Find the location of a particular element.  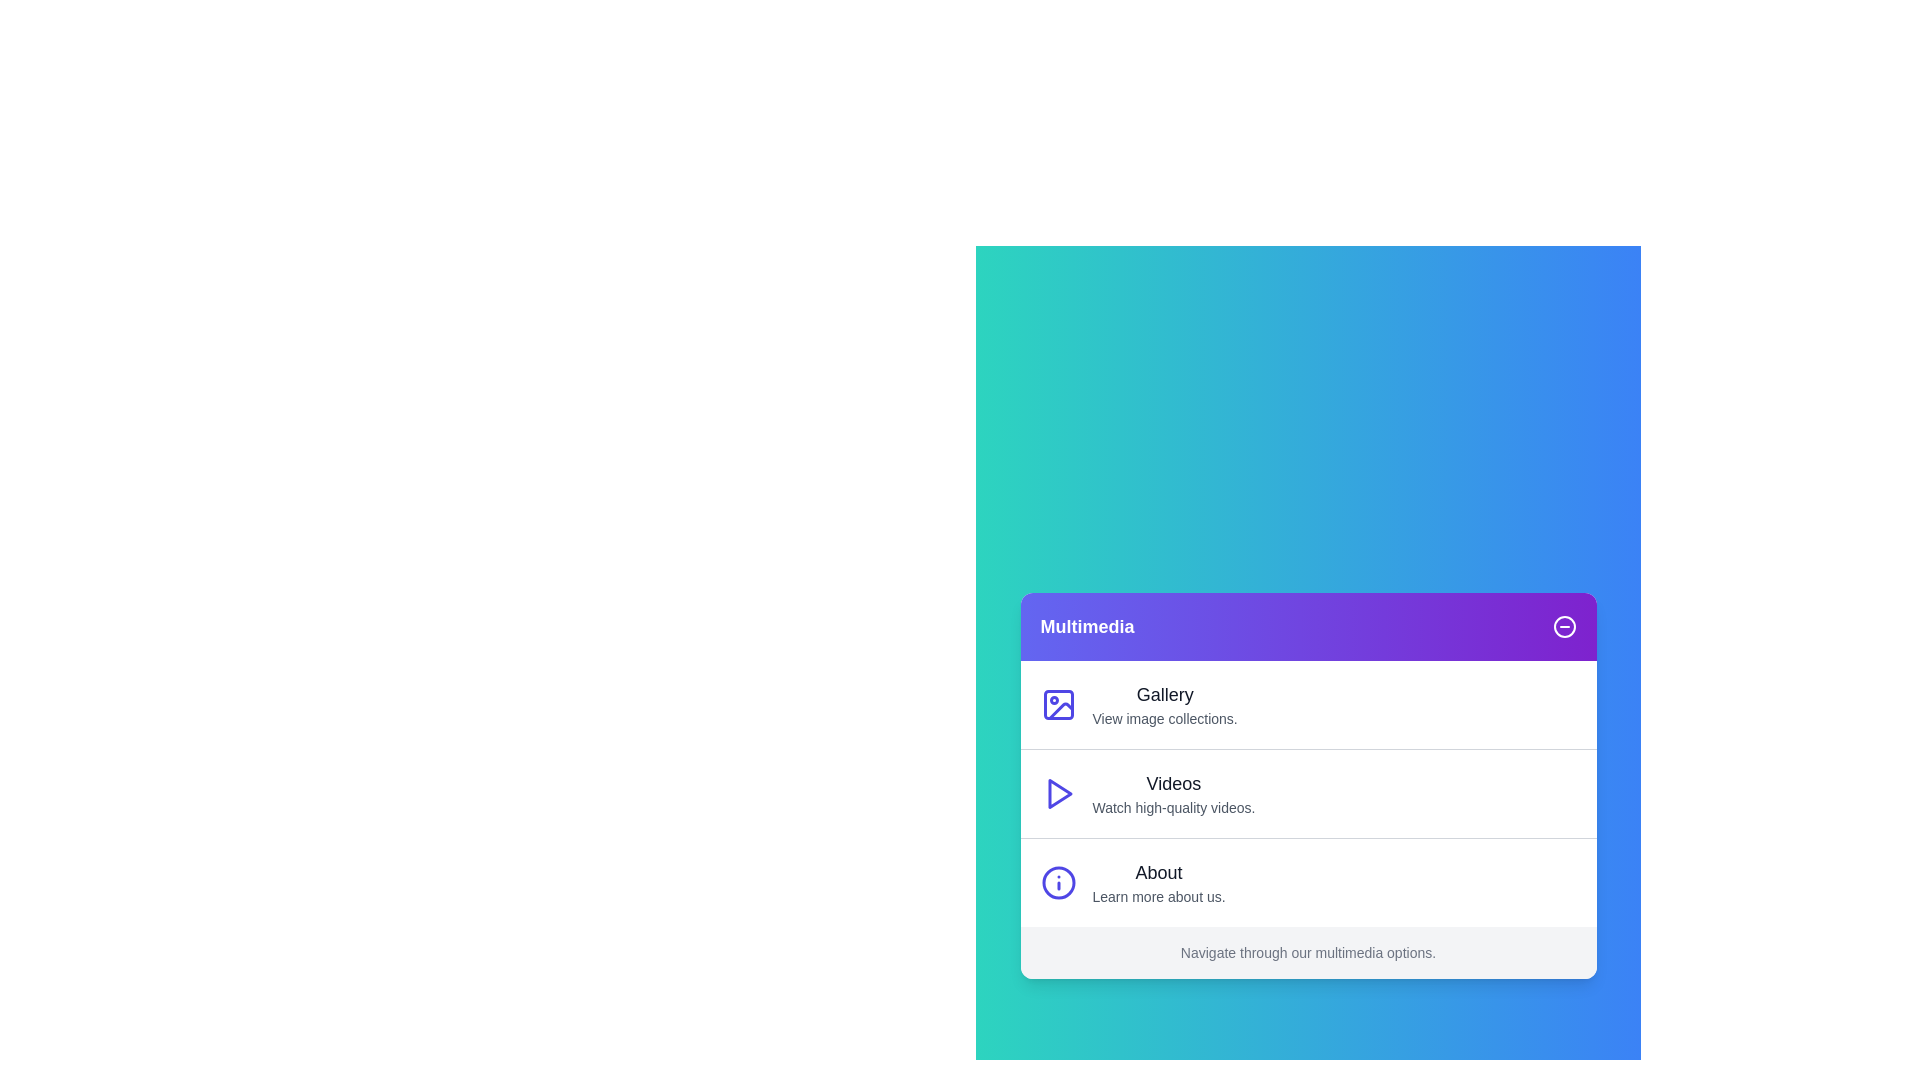

the footer text to interact with it is located at coordinates (1308, 951).